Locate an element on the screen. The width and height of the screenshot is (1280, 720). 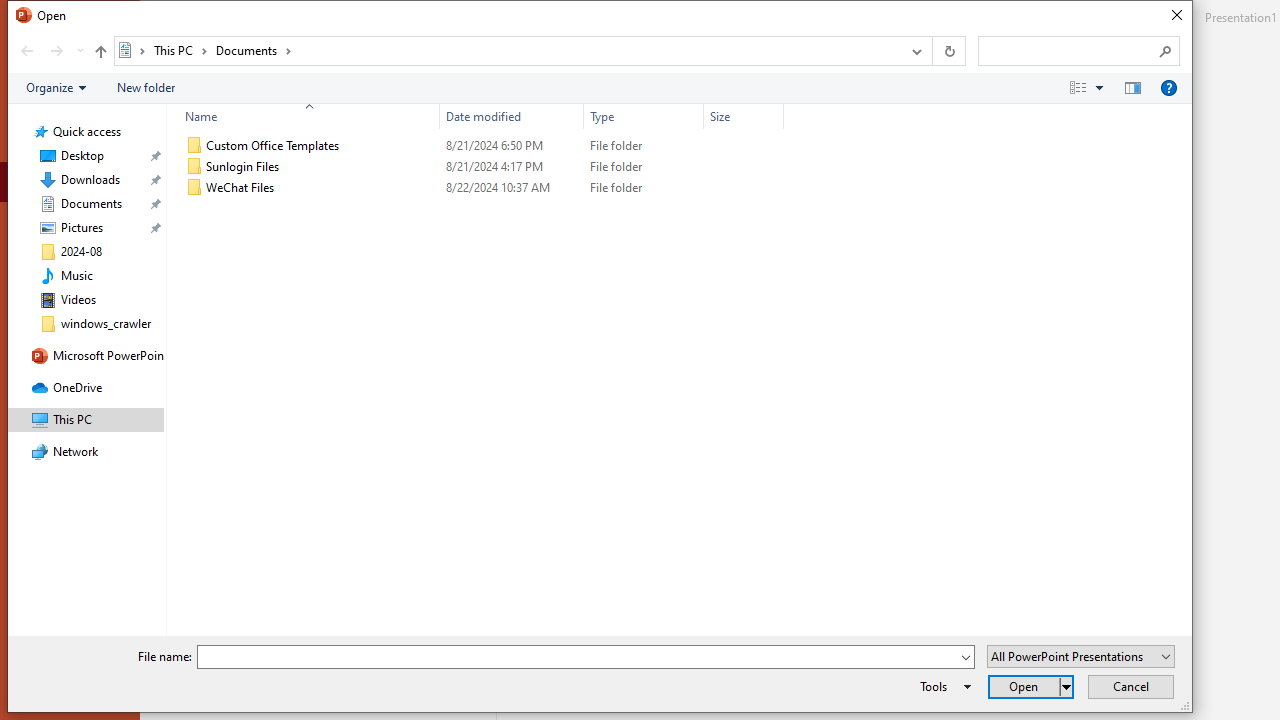
'File name:' is located at coordinates (576, 657).